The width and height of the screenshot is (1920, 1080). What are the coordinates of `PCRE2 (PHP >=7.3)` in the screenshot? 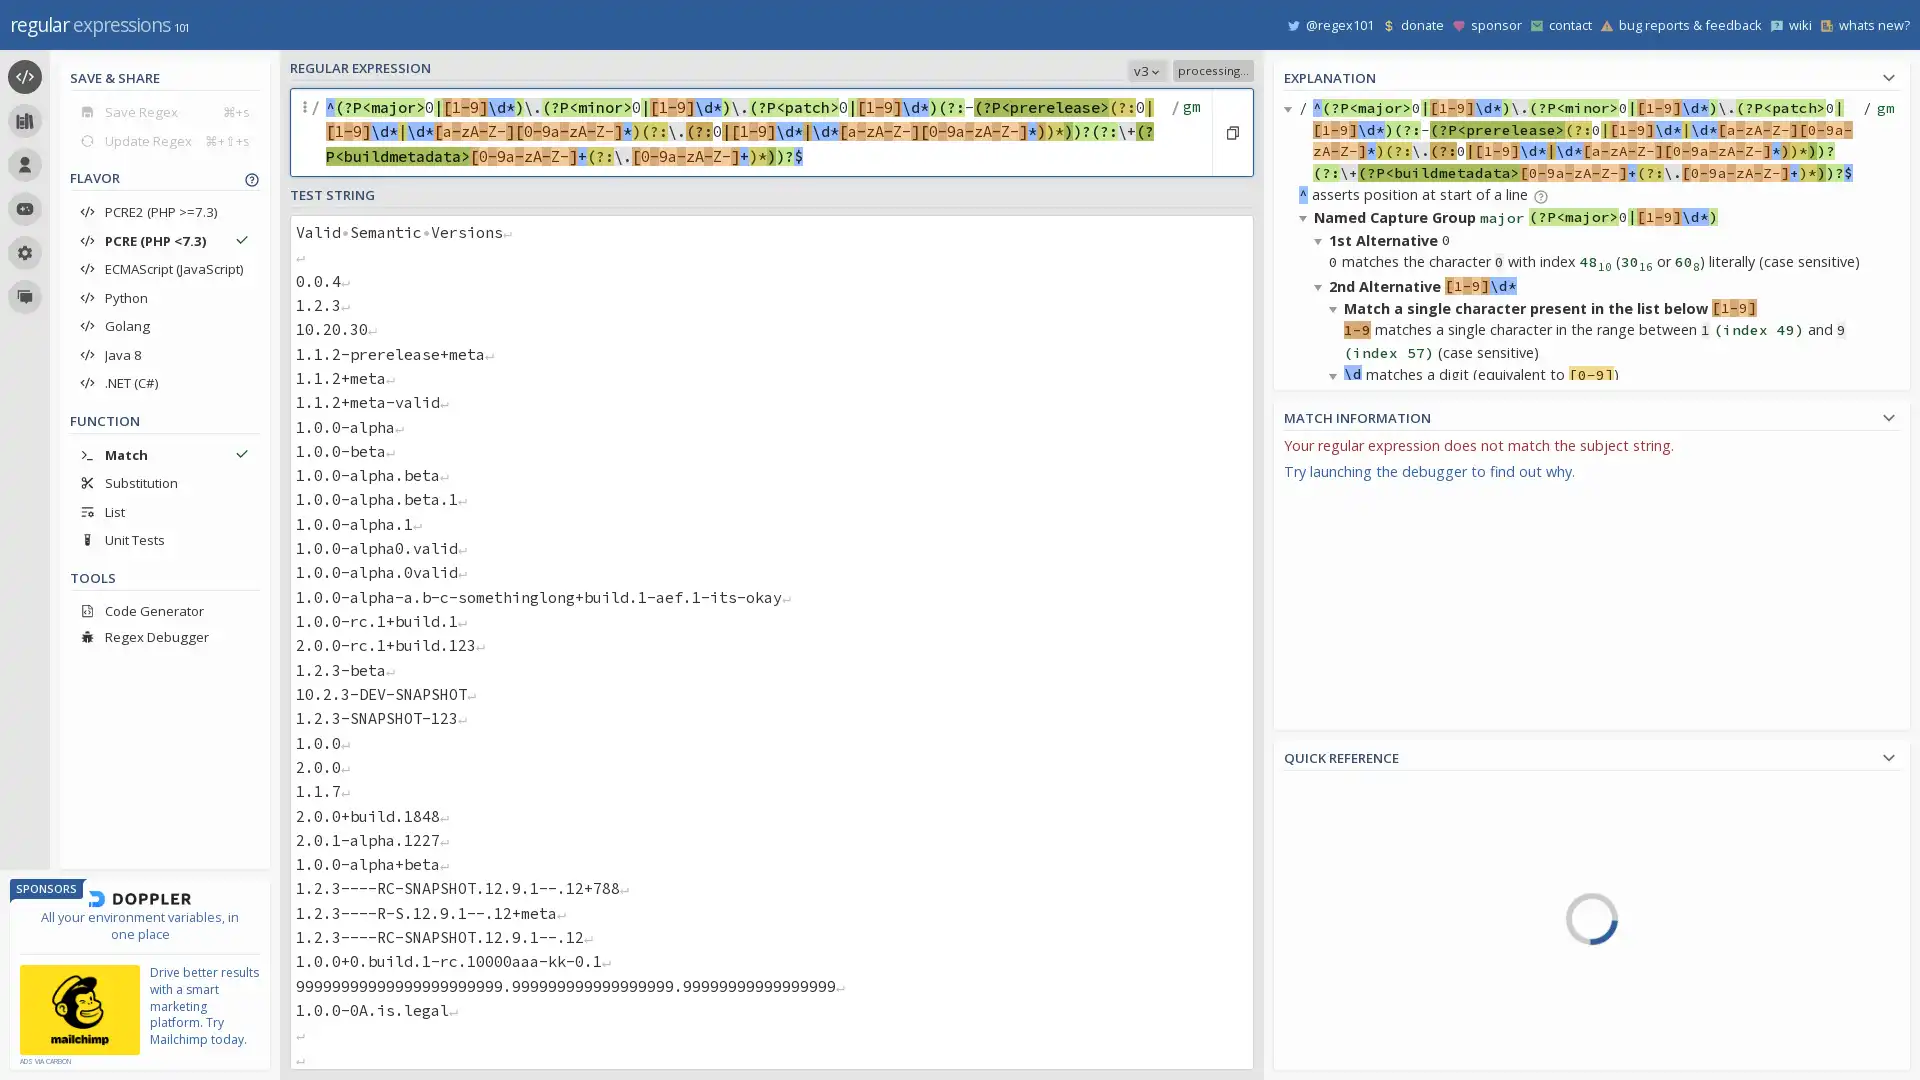 It's located at (164, 212).